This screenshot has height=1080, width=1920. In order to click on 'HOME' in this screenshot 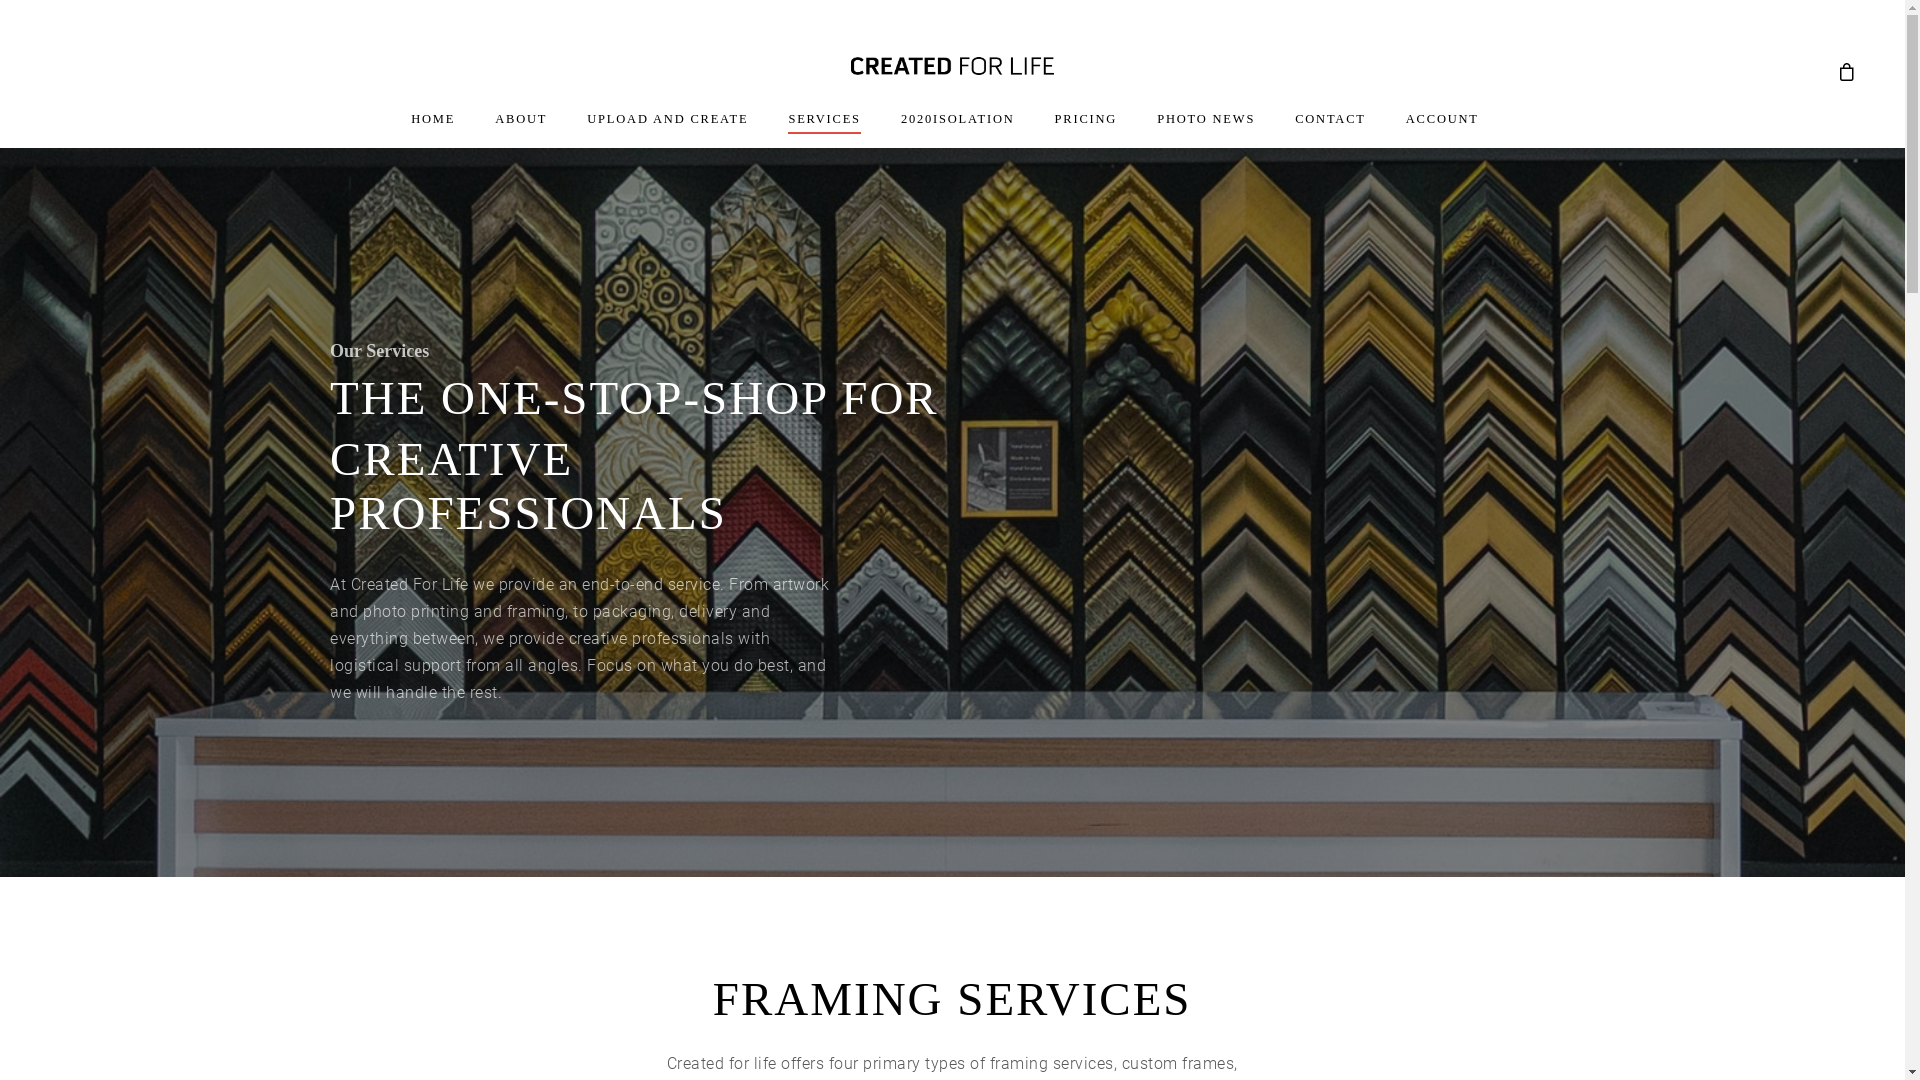, I will do `click(431, 129)`.